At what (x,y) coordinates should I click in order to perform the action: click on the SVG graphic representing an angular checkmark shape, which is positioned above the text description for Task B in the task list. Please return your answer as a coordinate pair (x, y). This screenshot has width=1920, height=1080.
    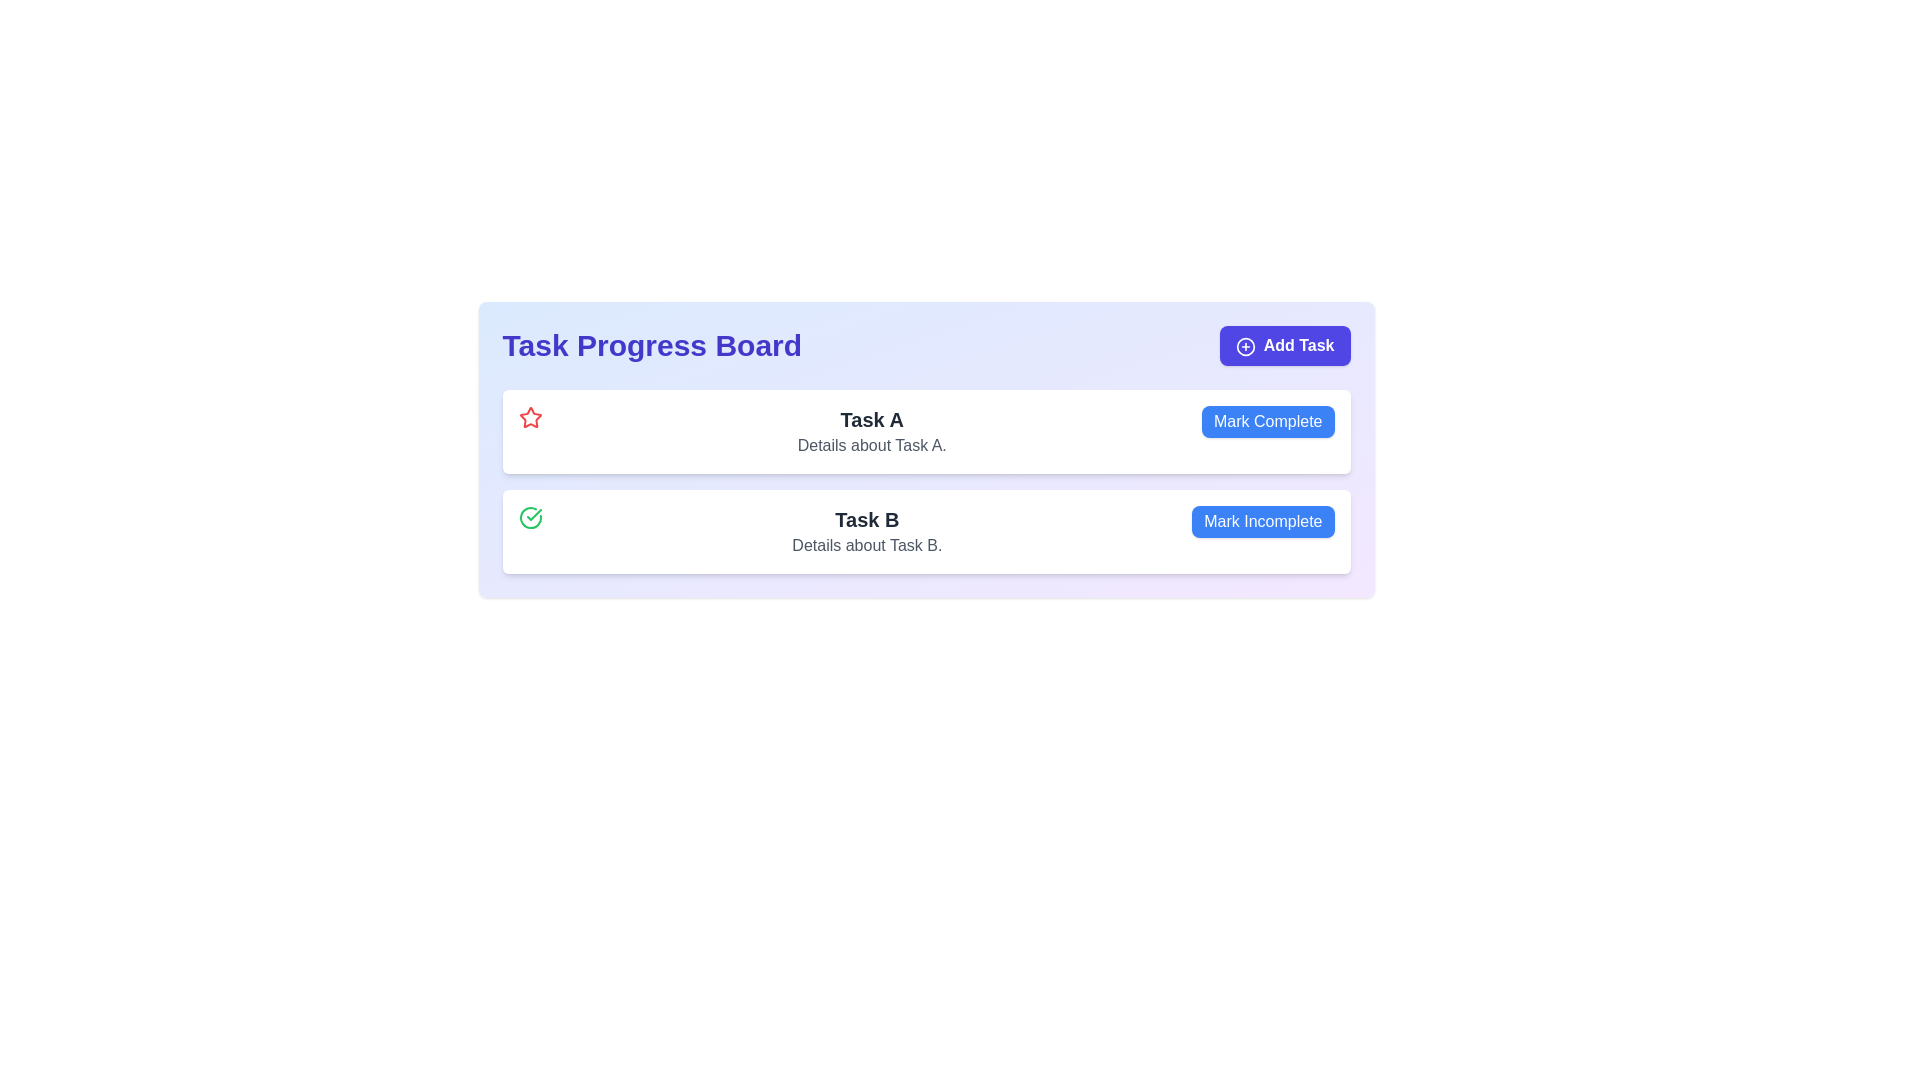
    Looking at the image, I should click on (533, 514).